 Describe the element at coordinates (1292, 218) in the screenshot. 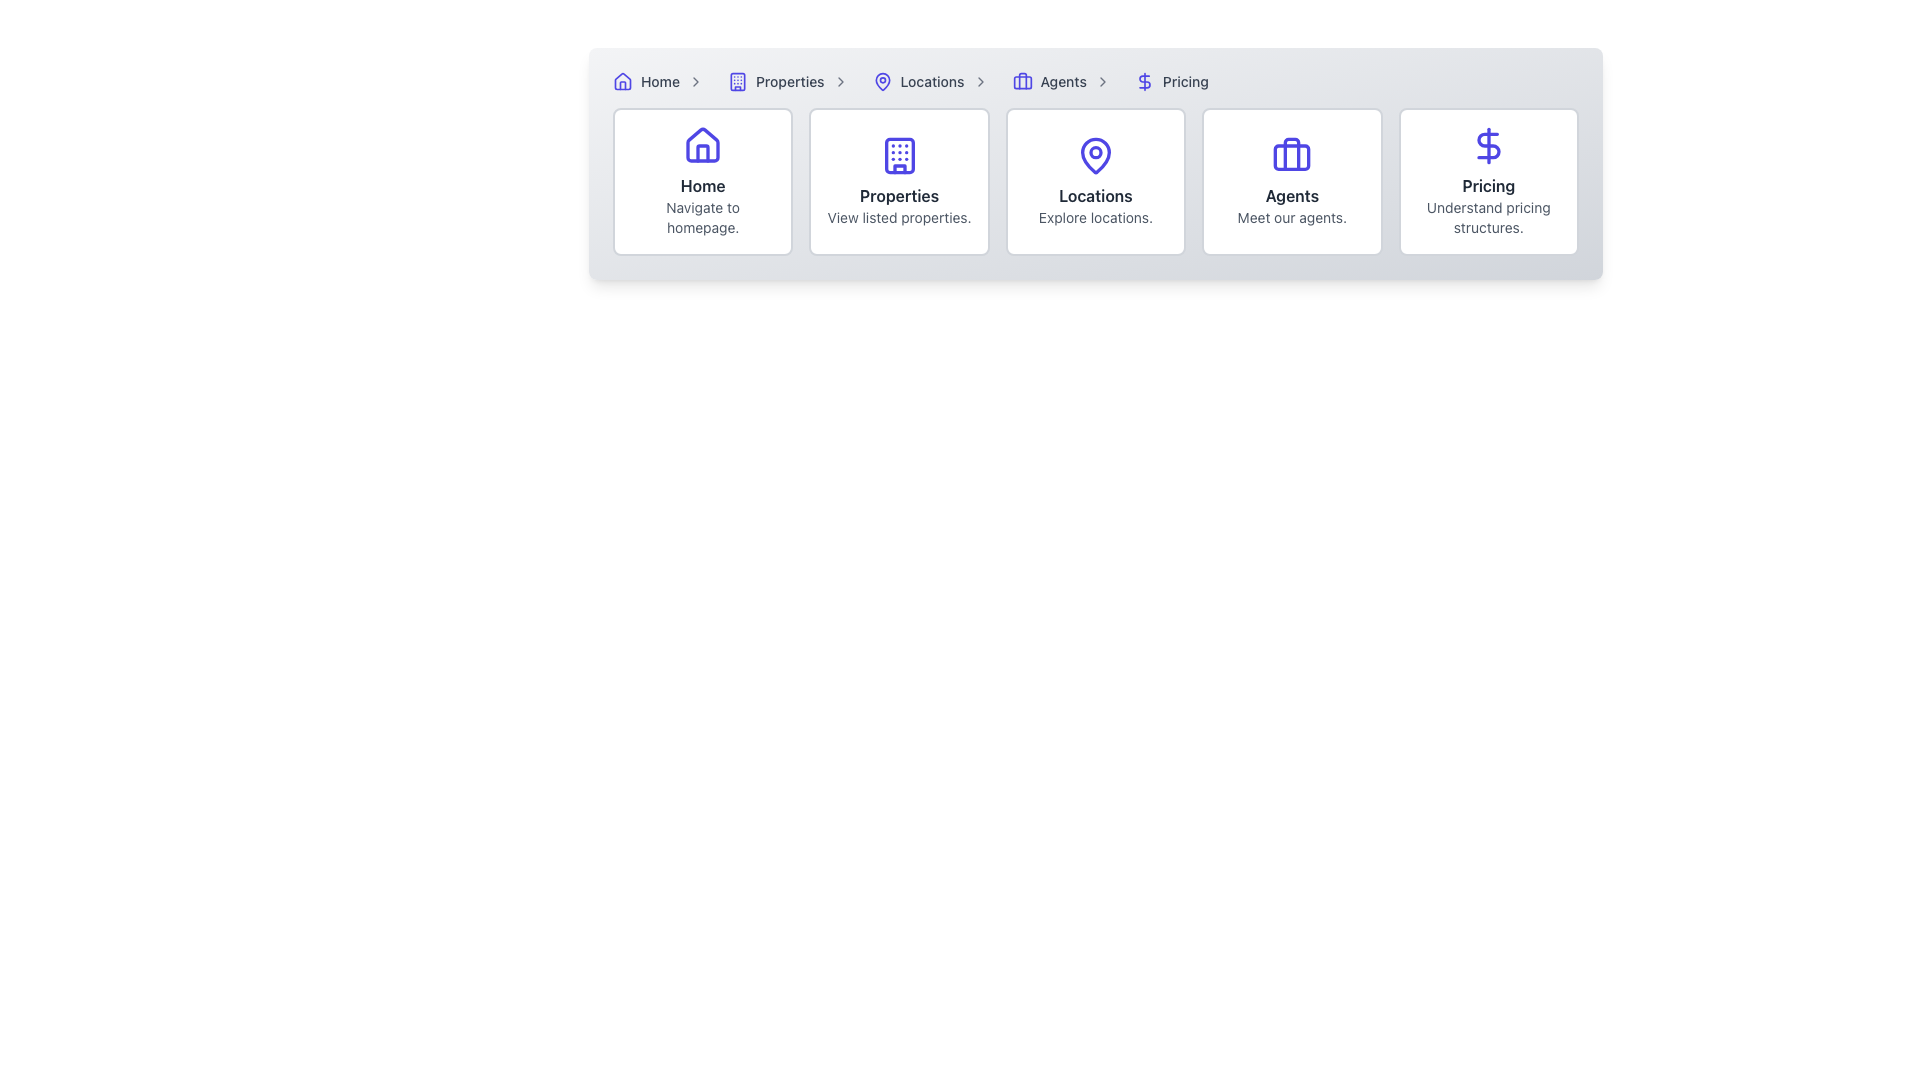

I see `the text label providing additional information related to 'Agents', located at the bottom section of the 'Agents' card` at that location.